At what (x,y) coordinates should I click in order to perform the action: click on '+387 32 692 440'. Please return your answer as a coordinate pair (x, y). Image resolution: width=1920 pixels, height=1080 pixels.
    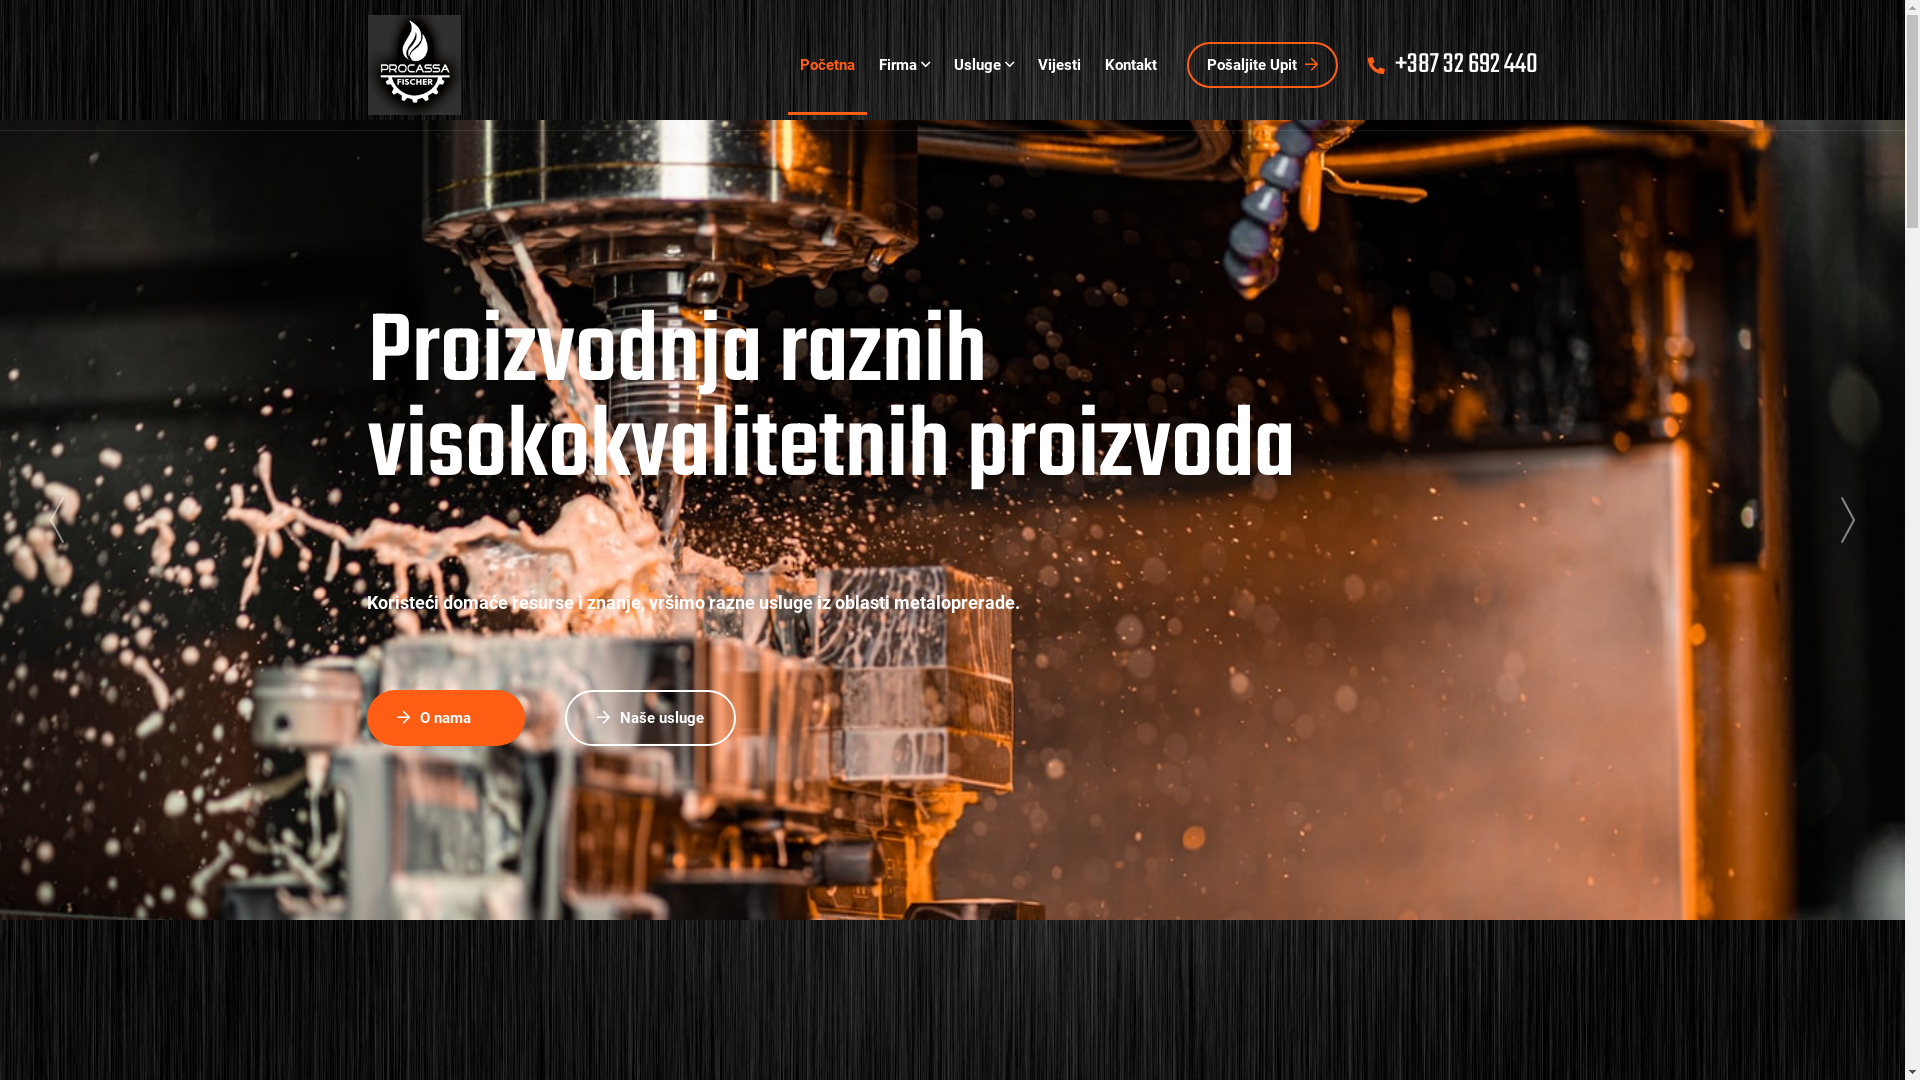
    Looking at the image, I should click on (1453, 64).